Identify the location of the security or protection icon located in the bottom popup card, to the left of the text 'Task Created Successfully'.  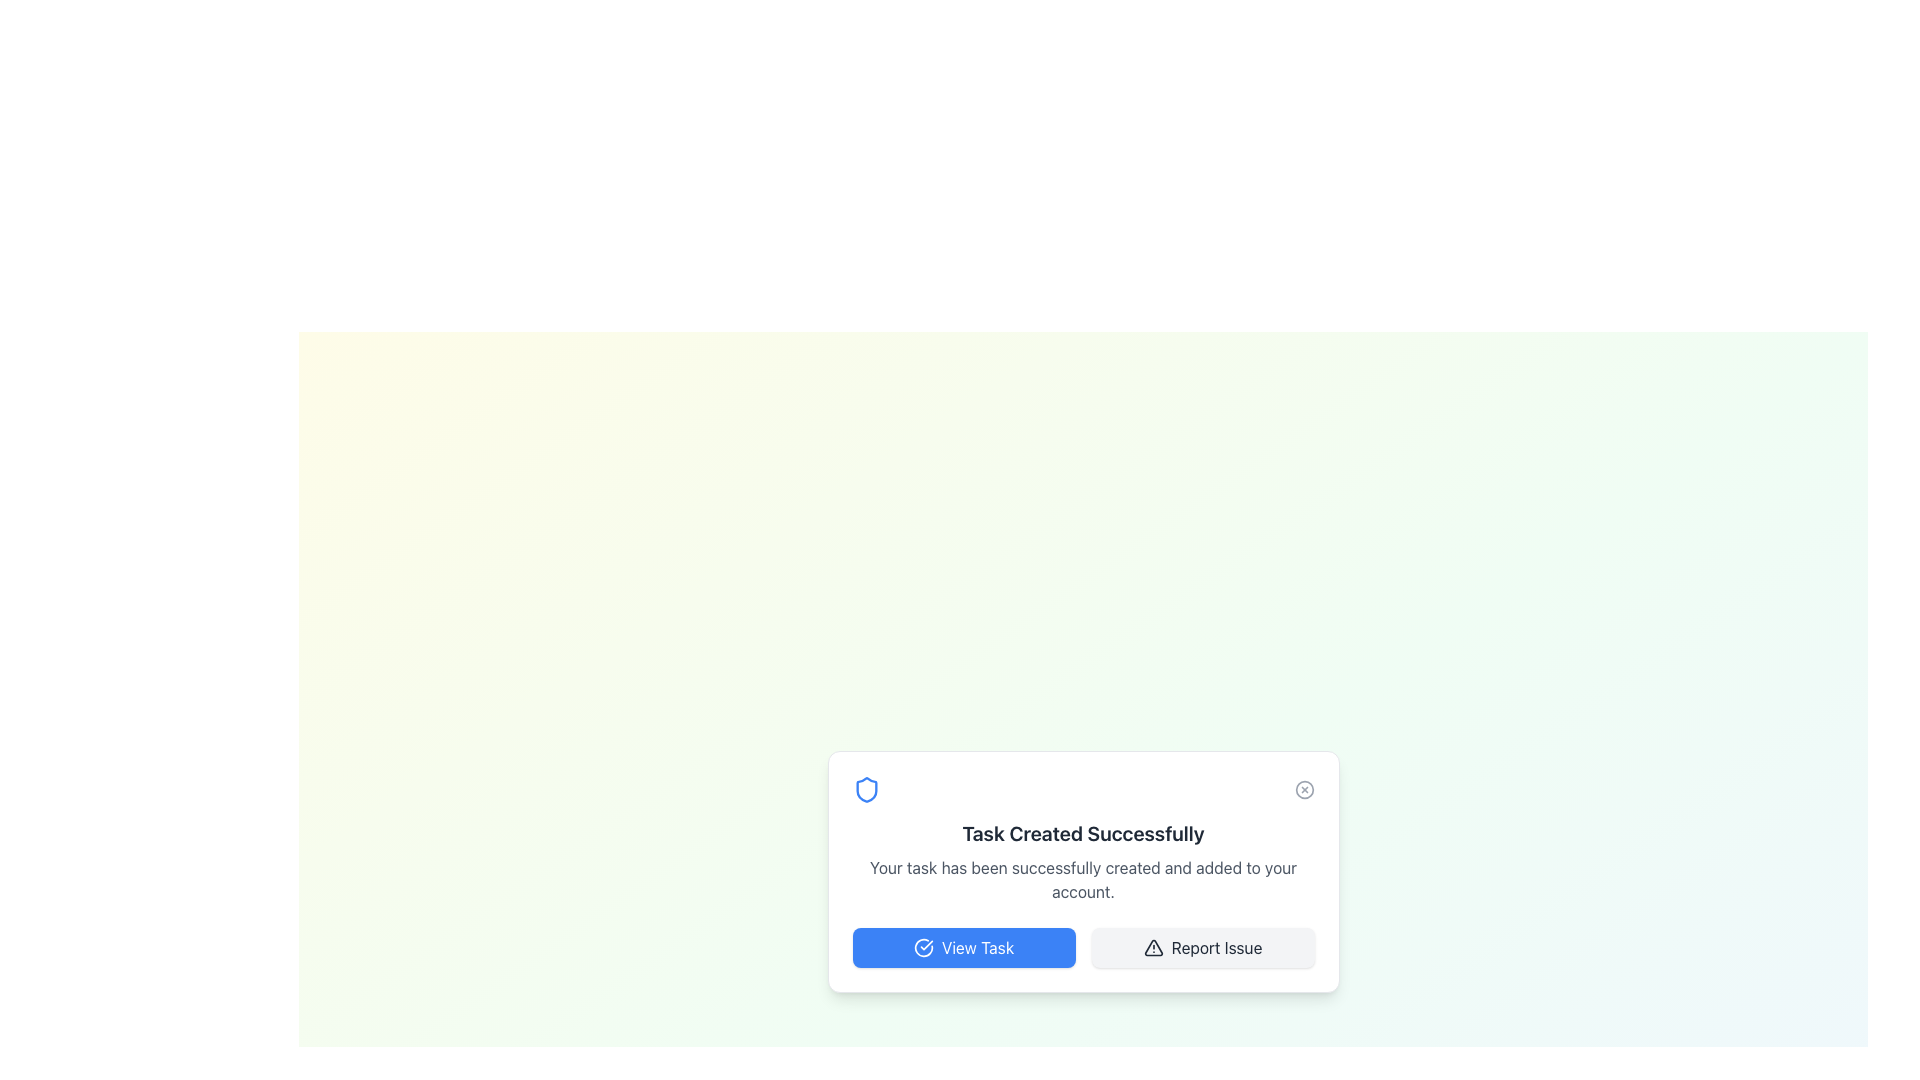
(866, 789).